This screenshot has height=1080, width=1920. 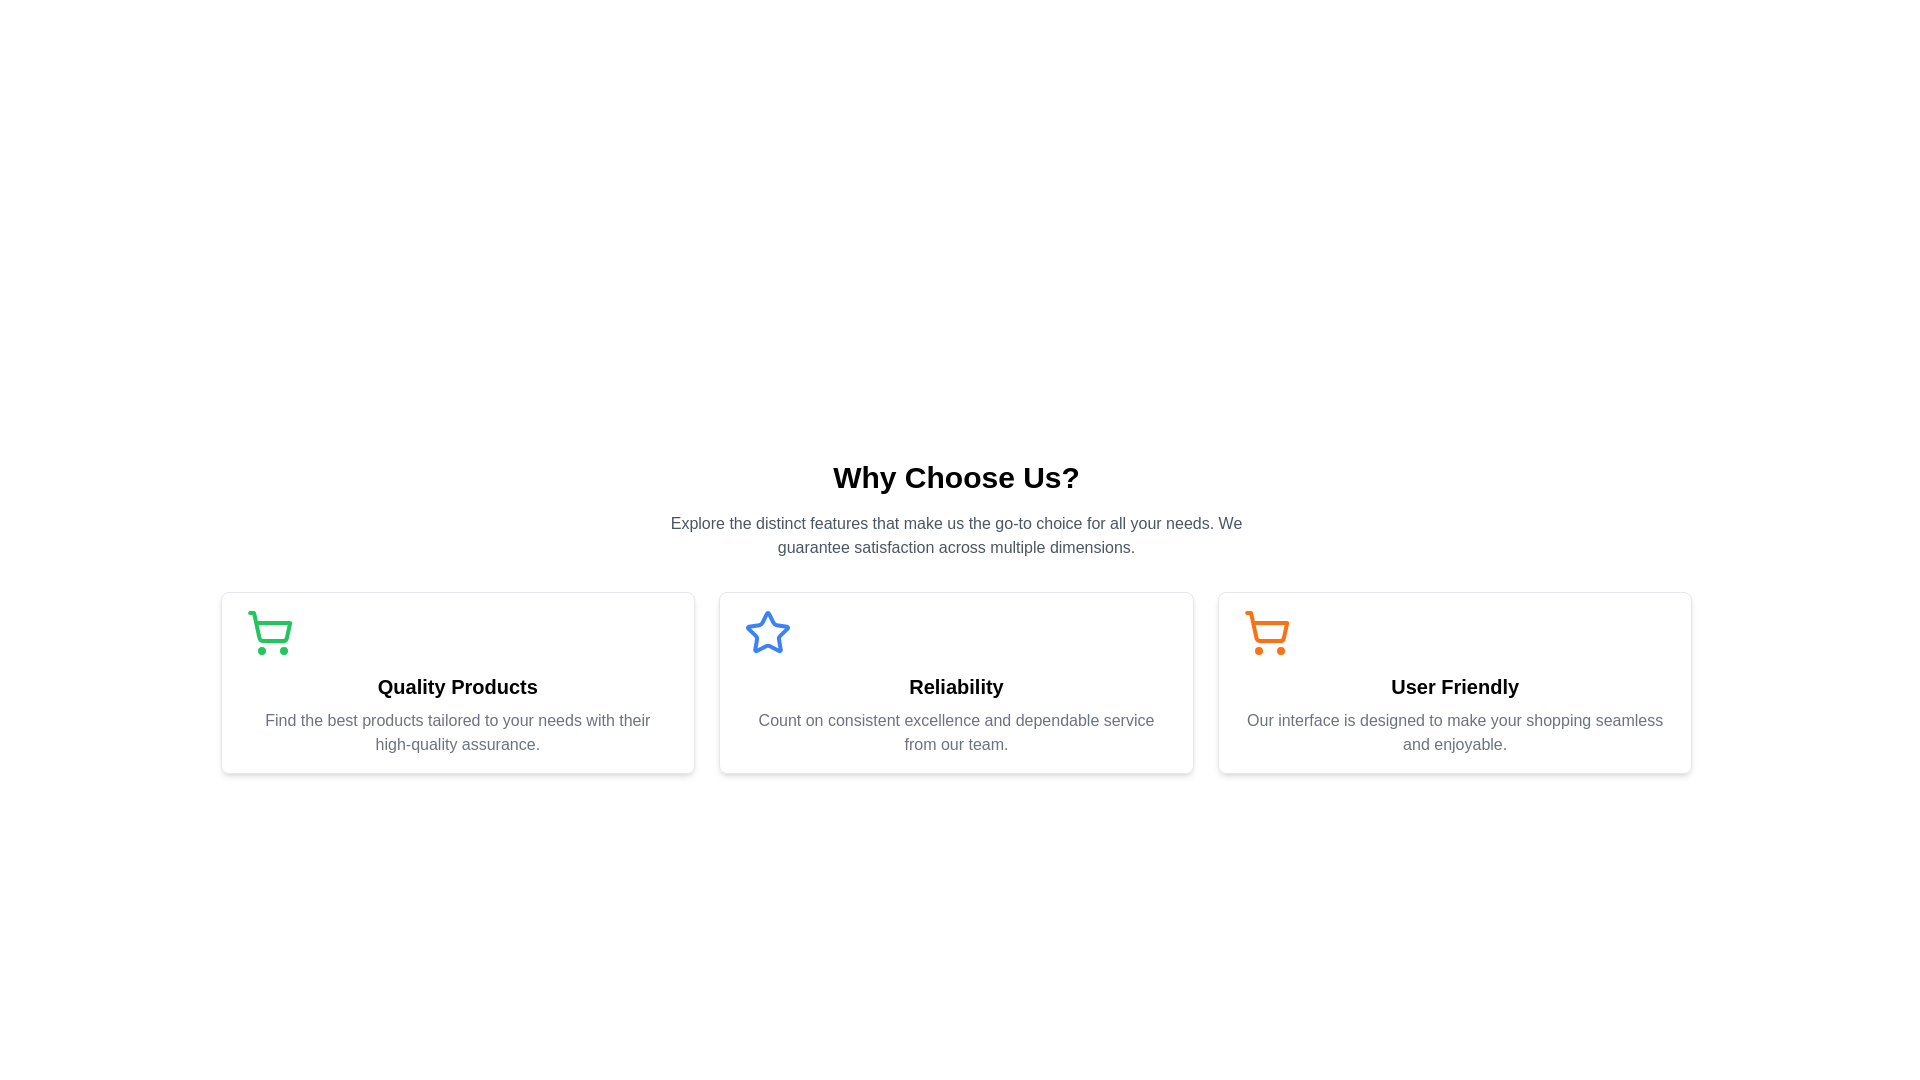 I want to click on the shopping cart icon located in the rightmost column marked 'User Friendly', so click(x=1265, y=632).